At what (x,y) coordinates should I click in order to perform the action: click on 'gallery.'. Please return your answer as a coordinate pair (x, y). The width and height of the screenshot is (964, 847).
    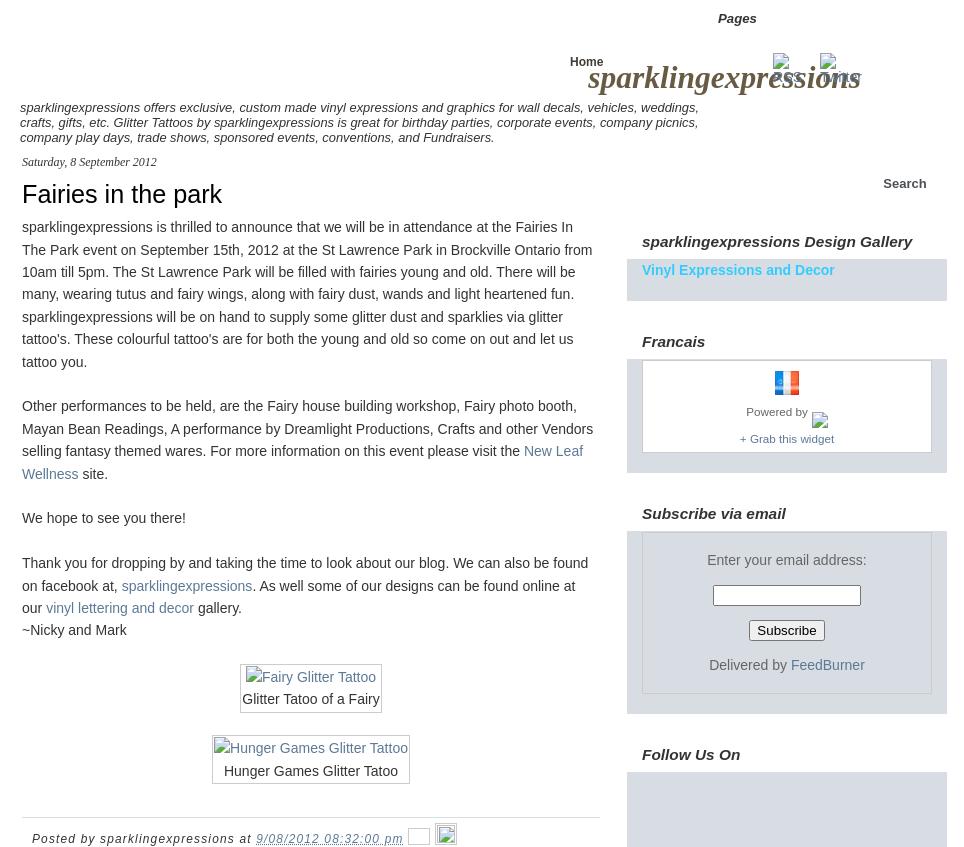
    Looking at the image, I should click on (219, 605).